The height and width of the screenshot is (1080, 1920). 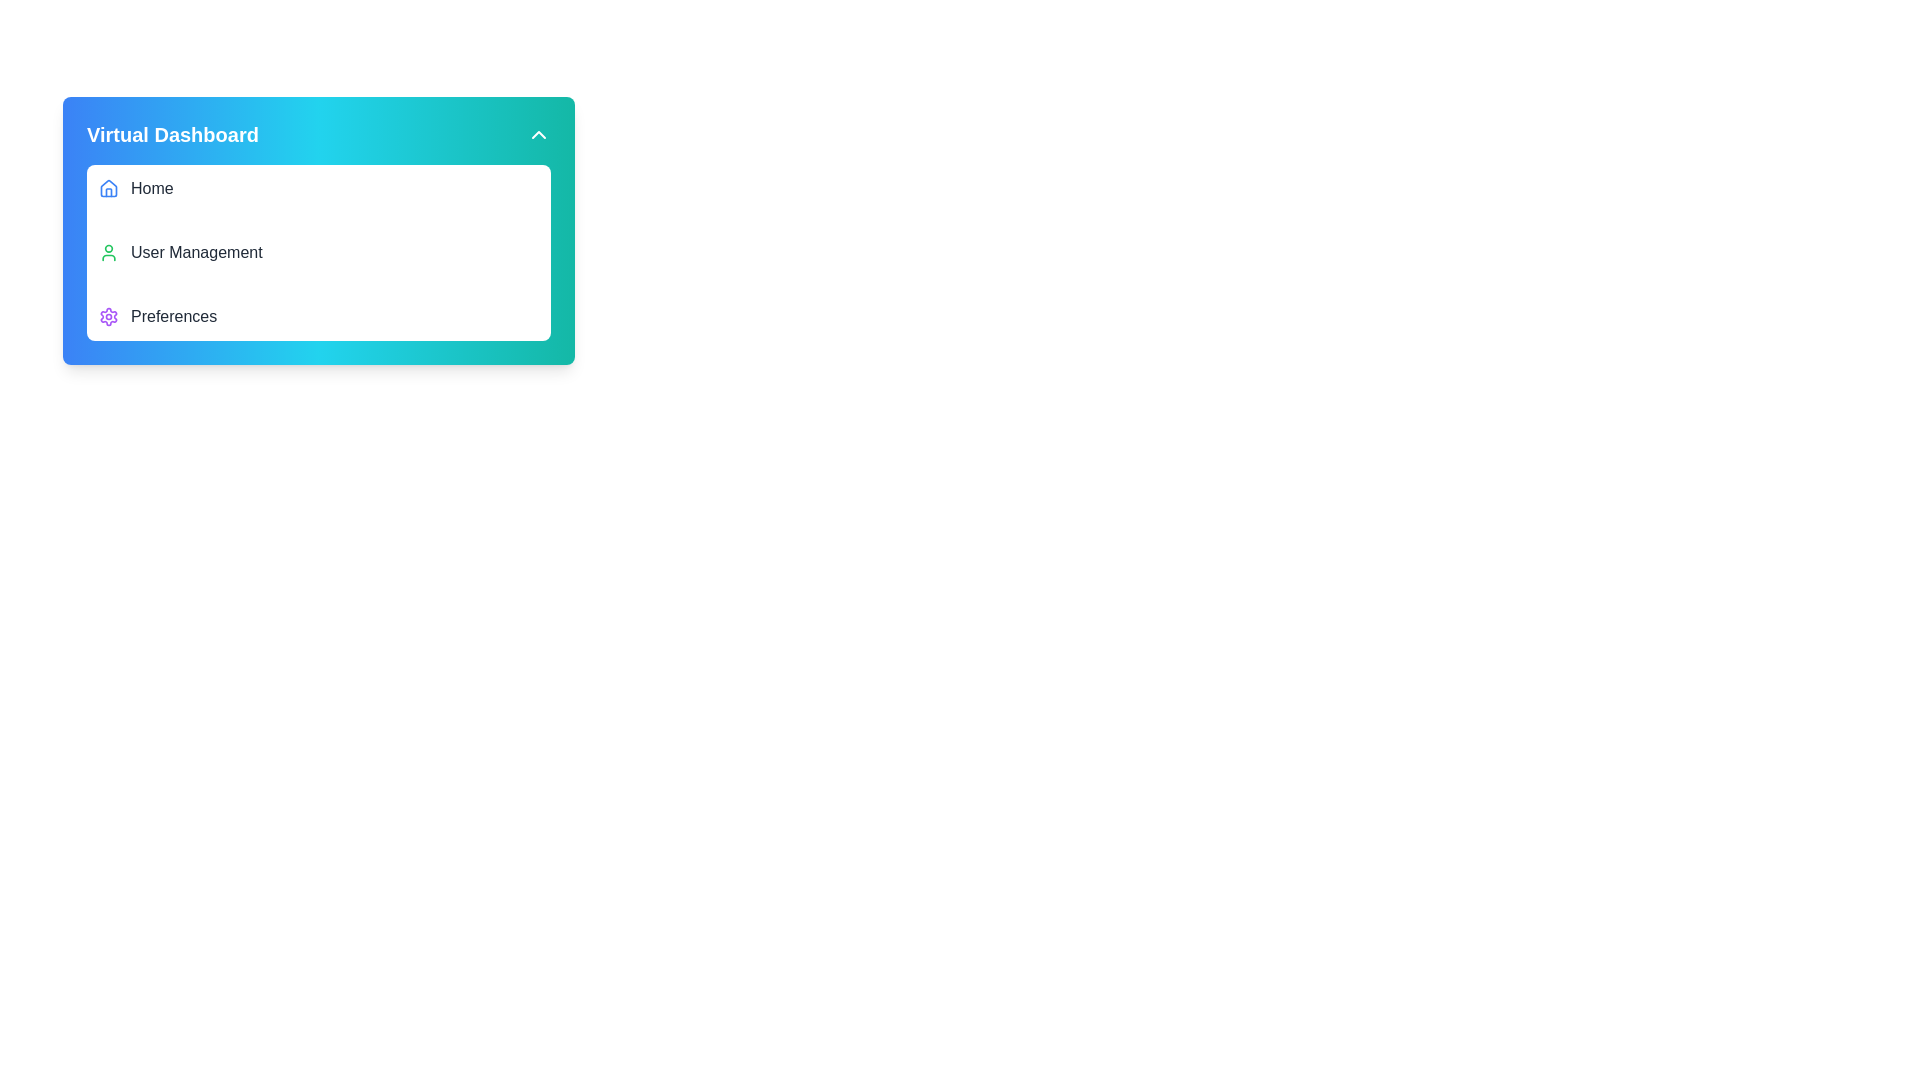 I want to click on the chevron up arrow button located on the far right of the top bar containing 'Virtual Dashboard', so click(x=538, y=135).